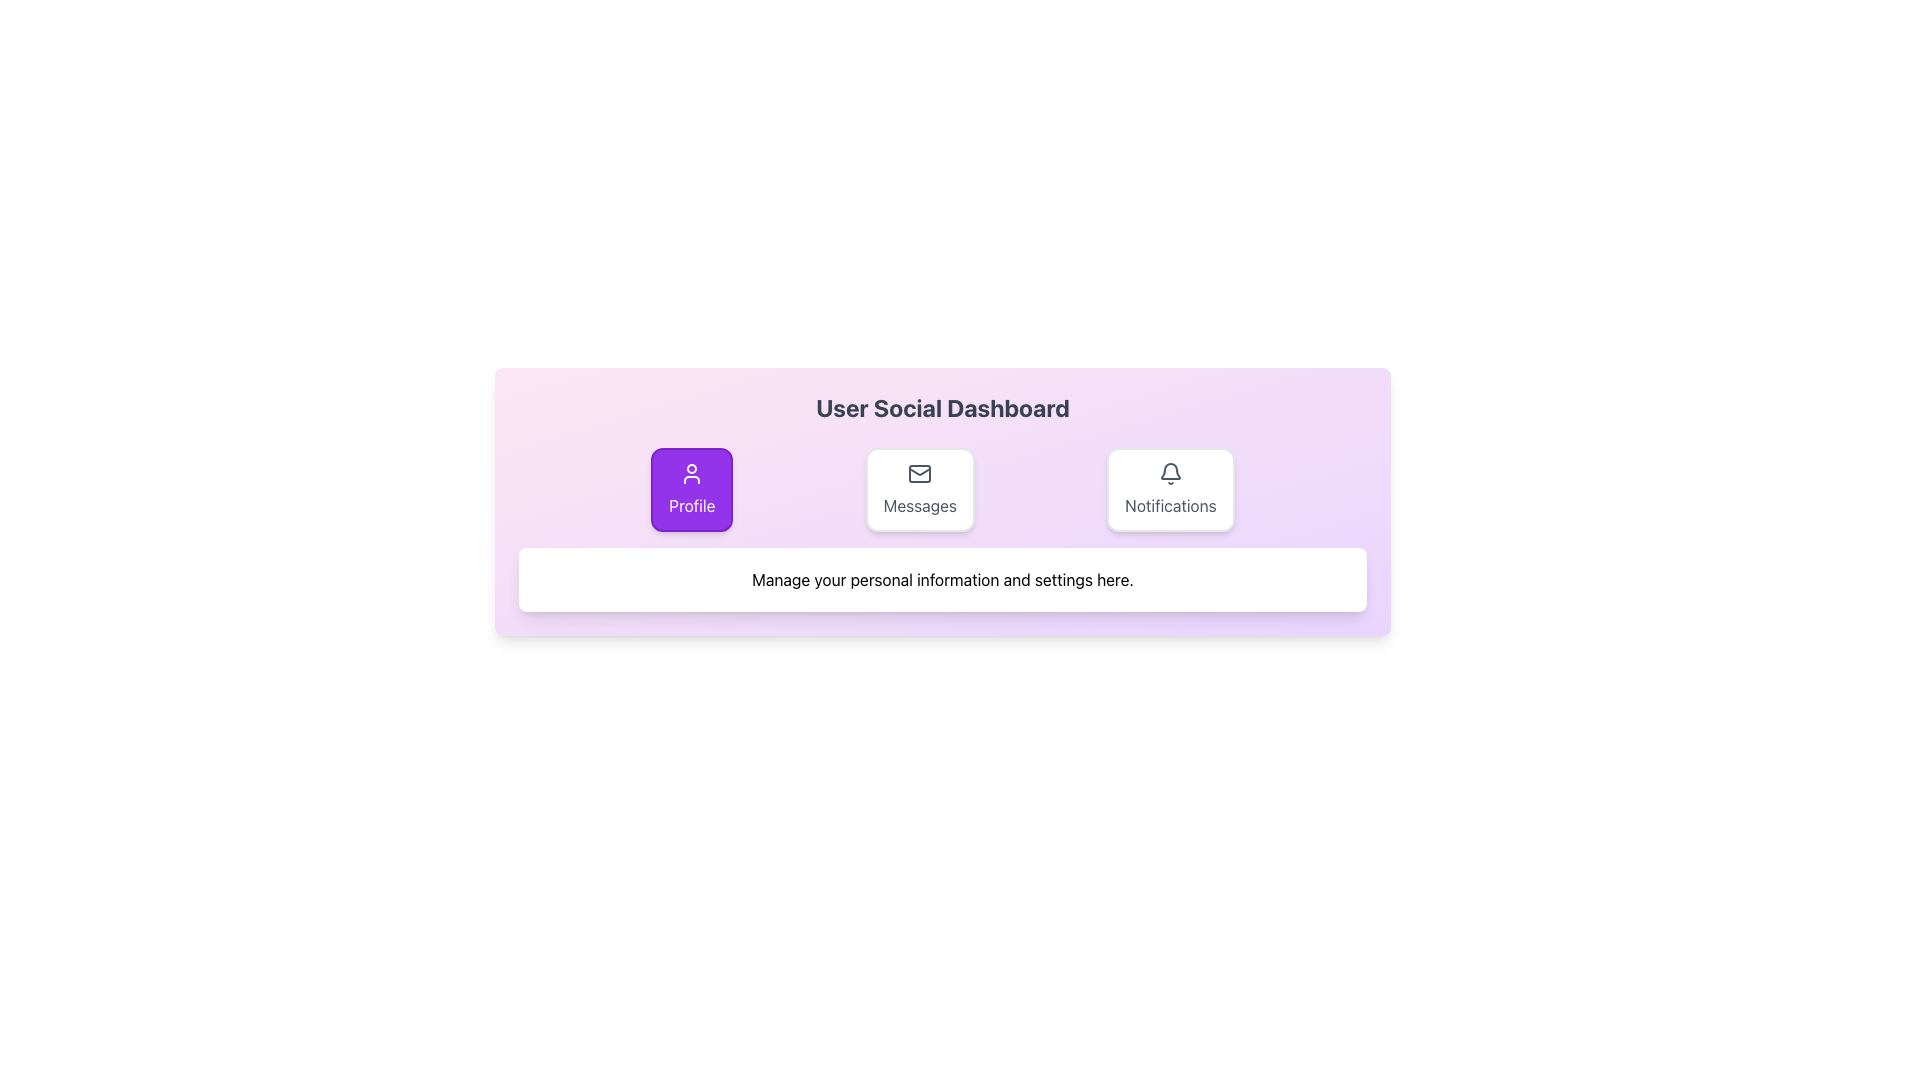 The width and height of the screenshot is (1920, 1080). I want to click on the button labeled 'Messages' that is positioned between 'Profile' and 'Notifications', so click(919, 489).